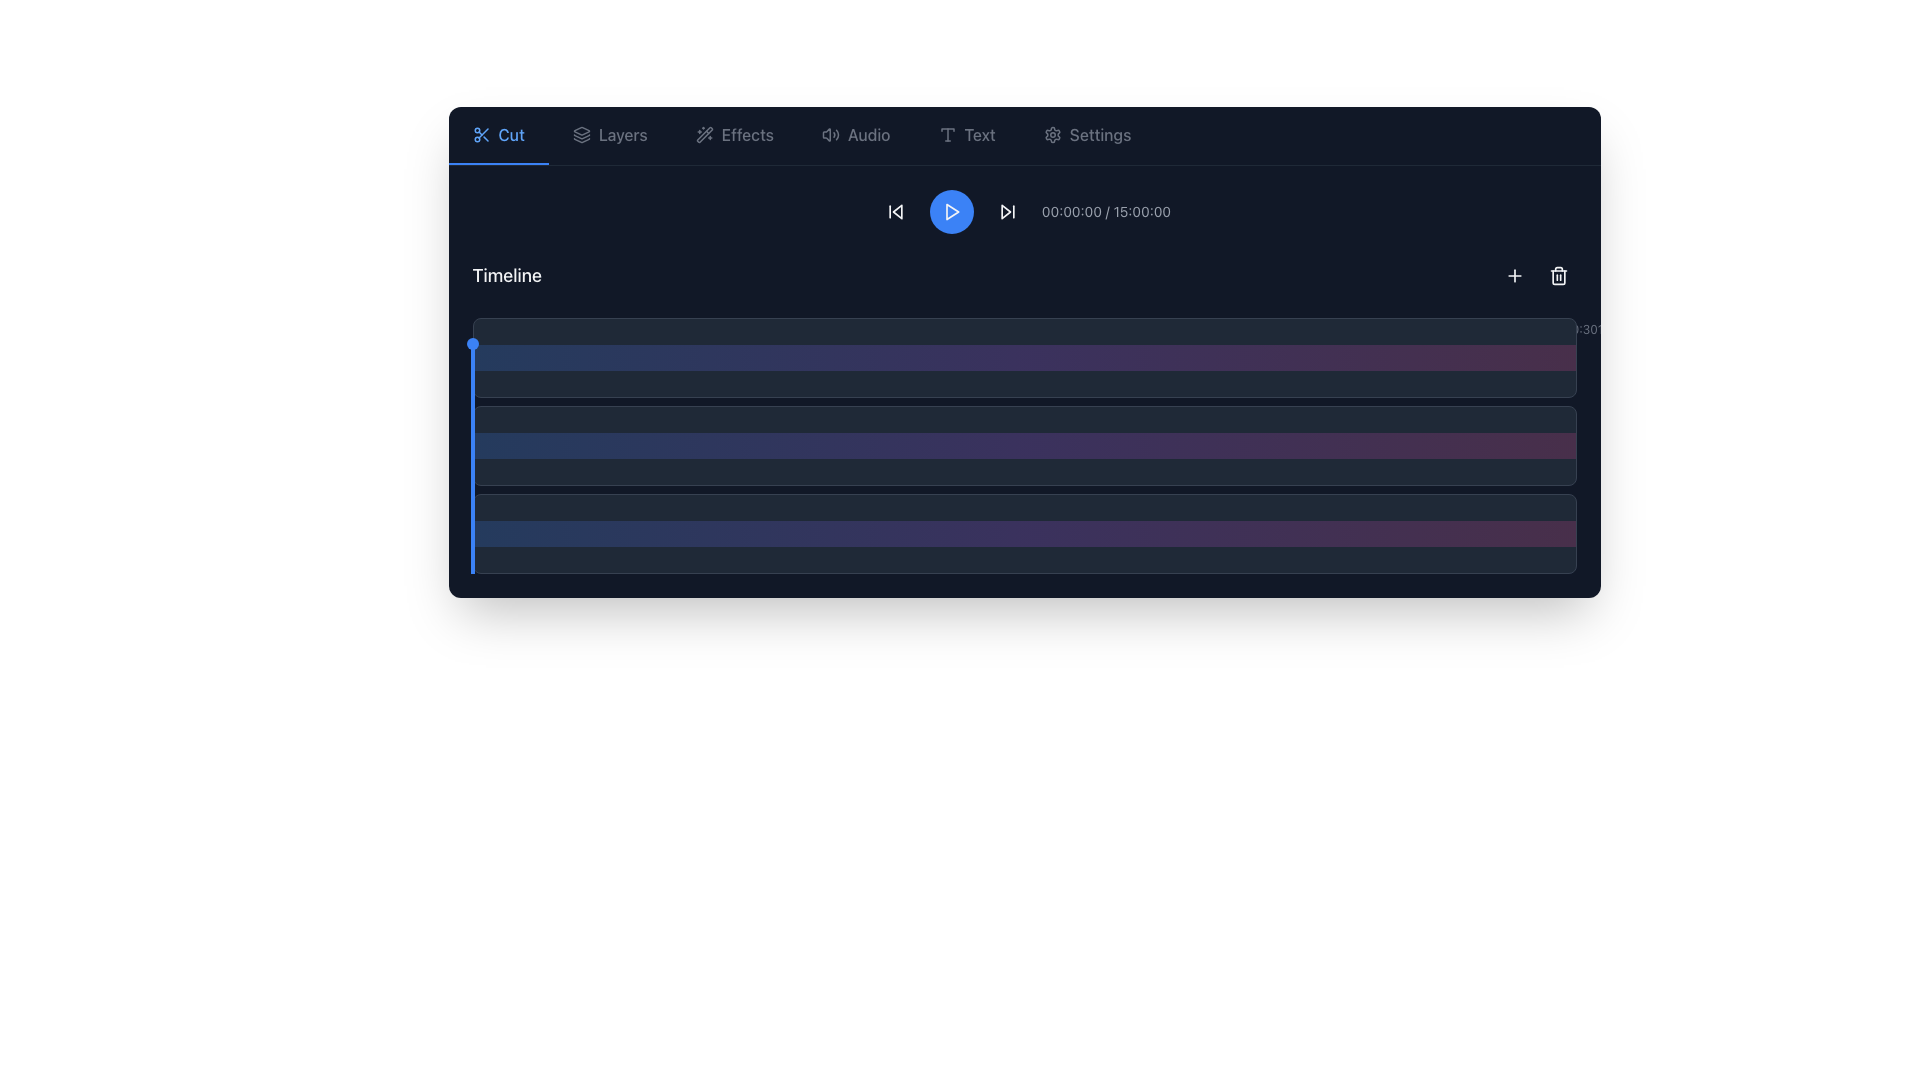 Image resolution: width=1920 pixels, height=1080 pixels. Describe the element at coordinates (704, 135) in the screenshot. I see `the 'Effects' icon located in the navigation bar` at that location.